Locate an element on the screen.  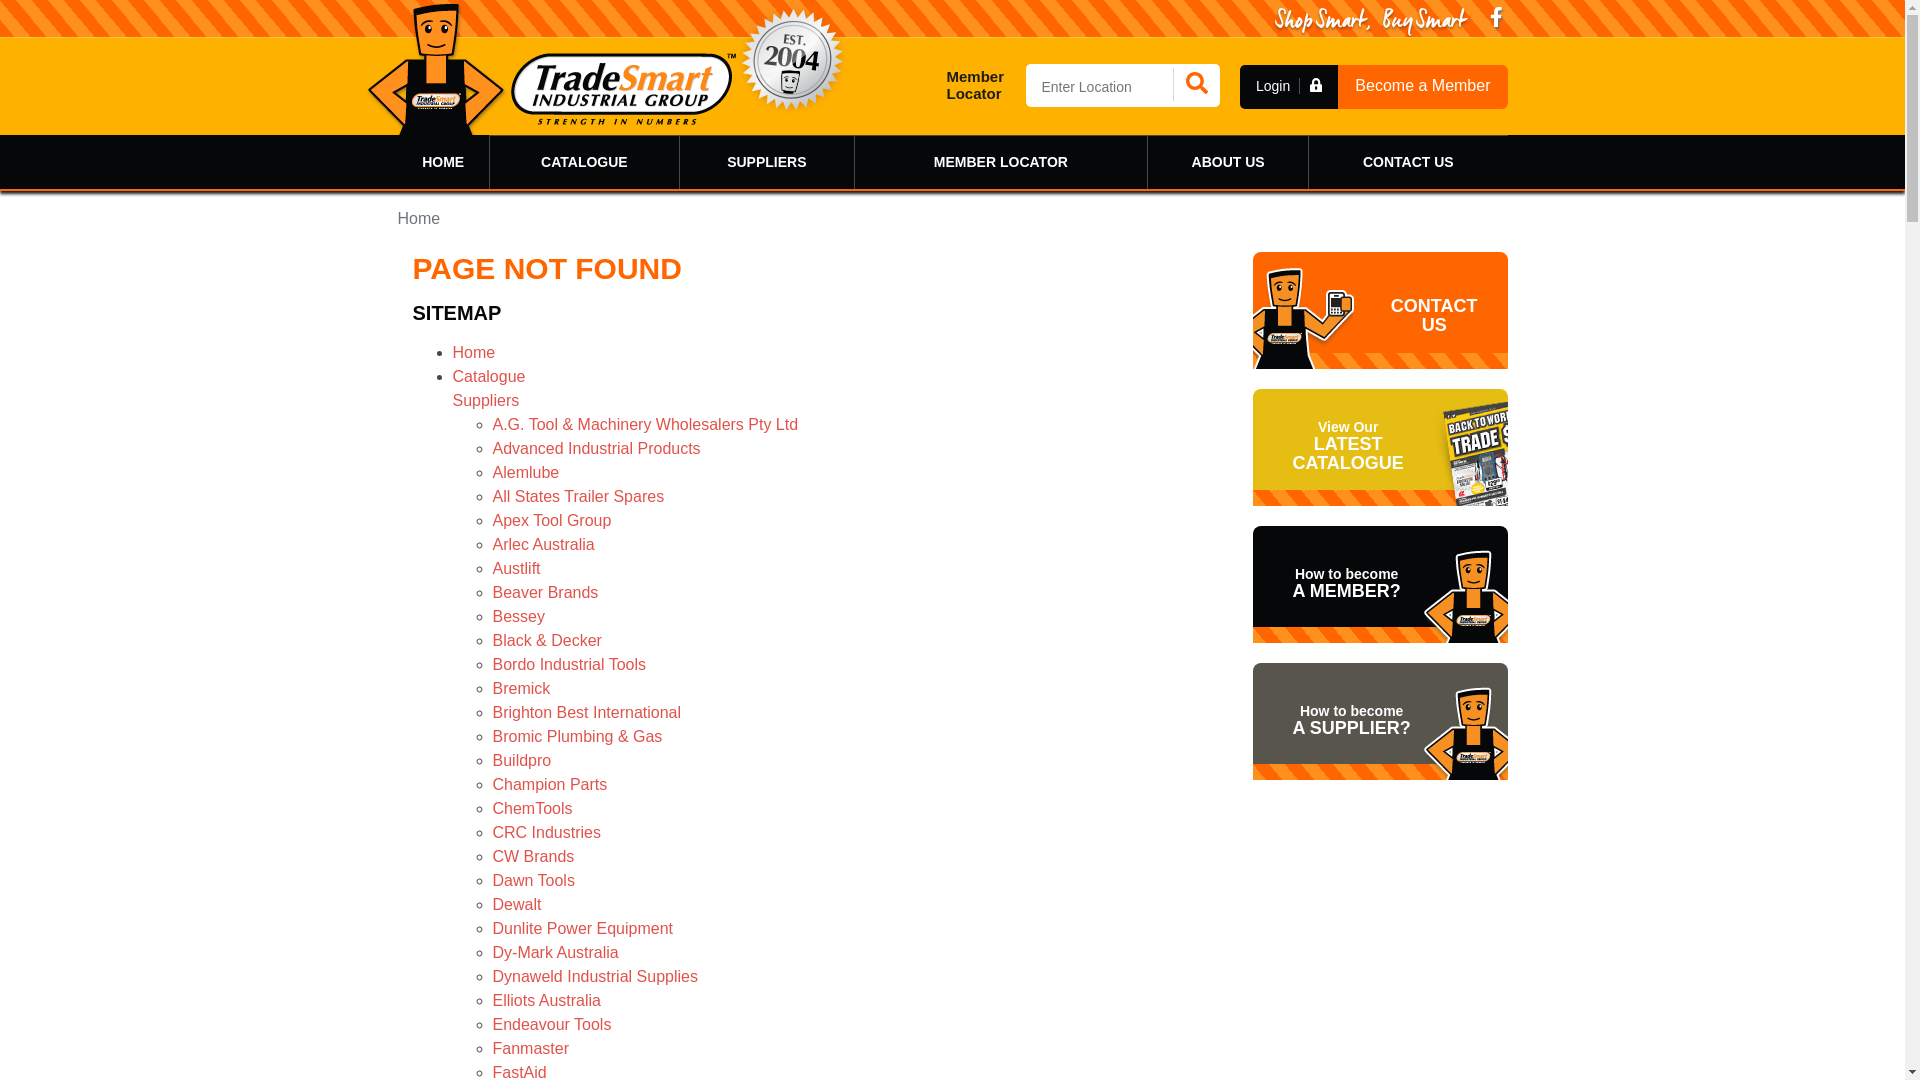
'Buildpro' is located at coordinates (521, 760).